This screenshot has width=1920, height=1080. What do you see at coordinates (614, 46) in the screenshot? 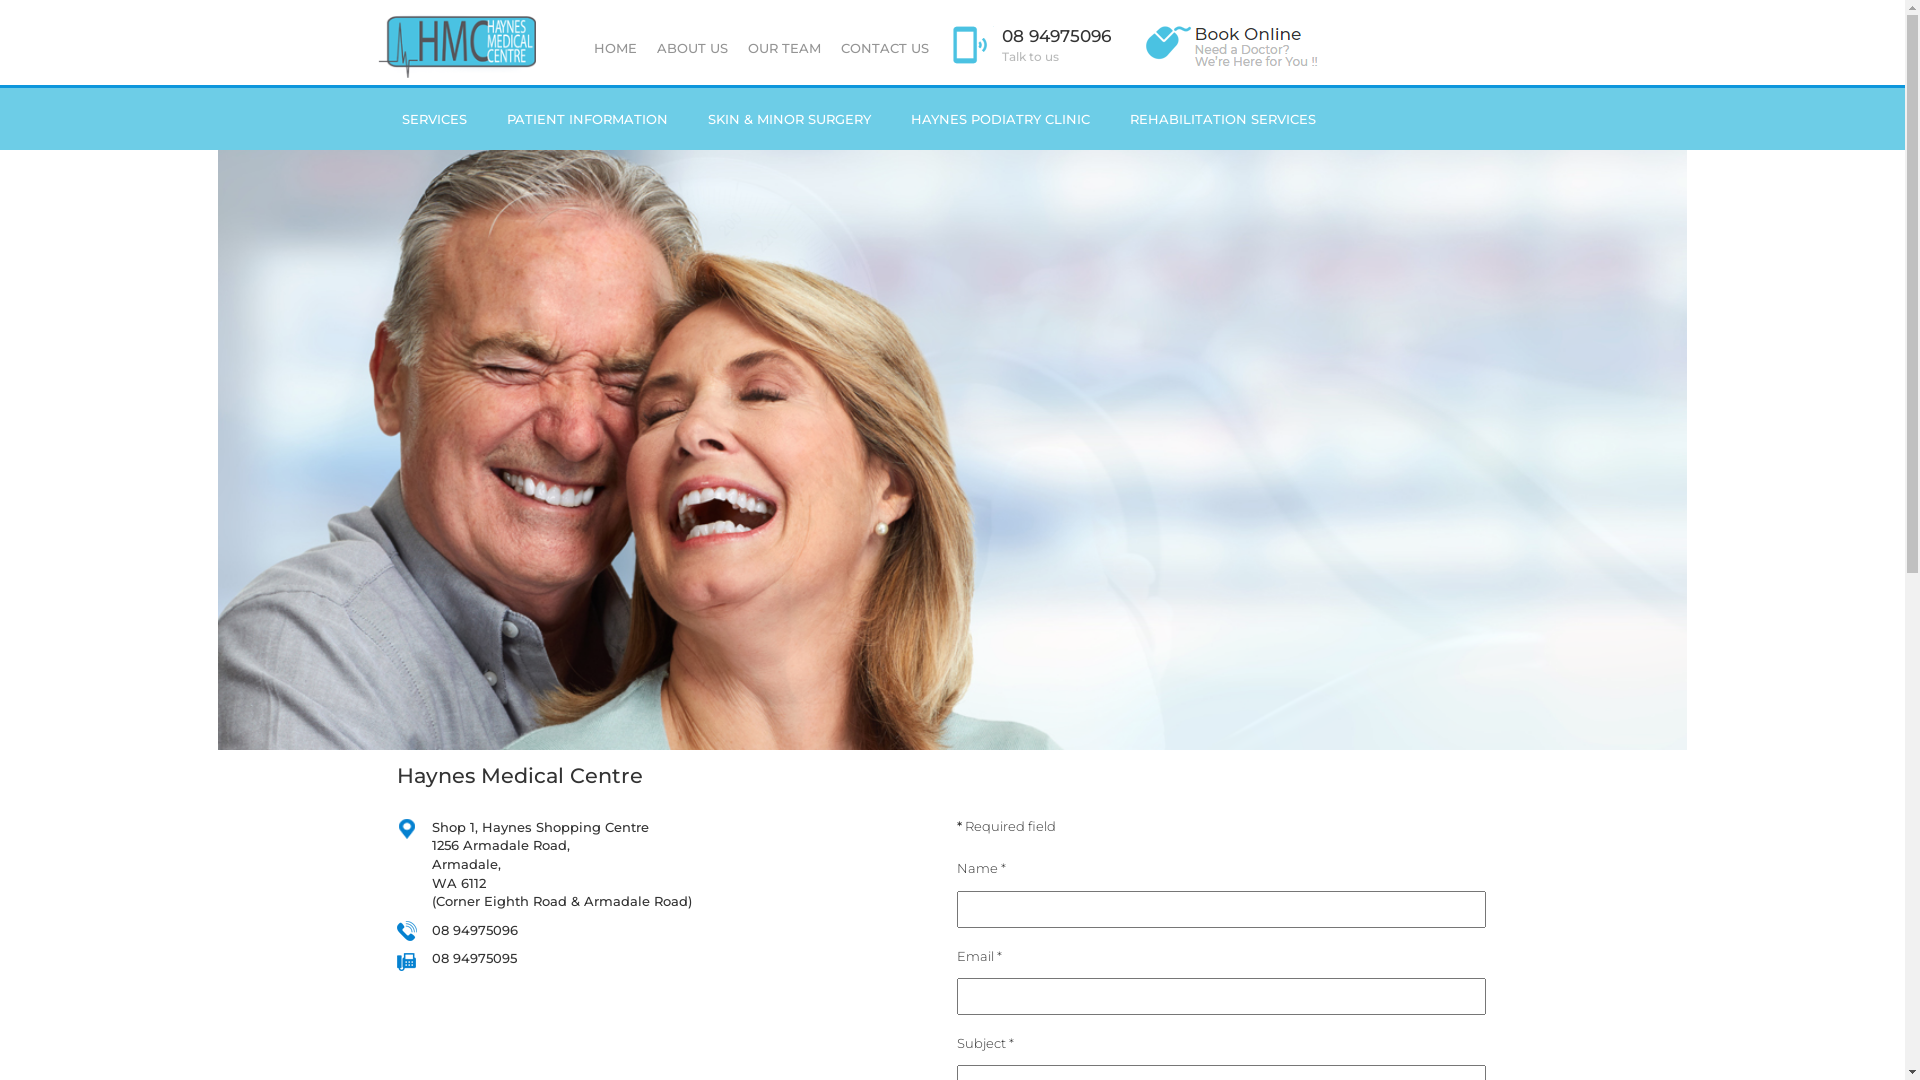
I see `'HOME'` at bounding box center [614, 46].